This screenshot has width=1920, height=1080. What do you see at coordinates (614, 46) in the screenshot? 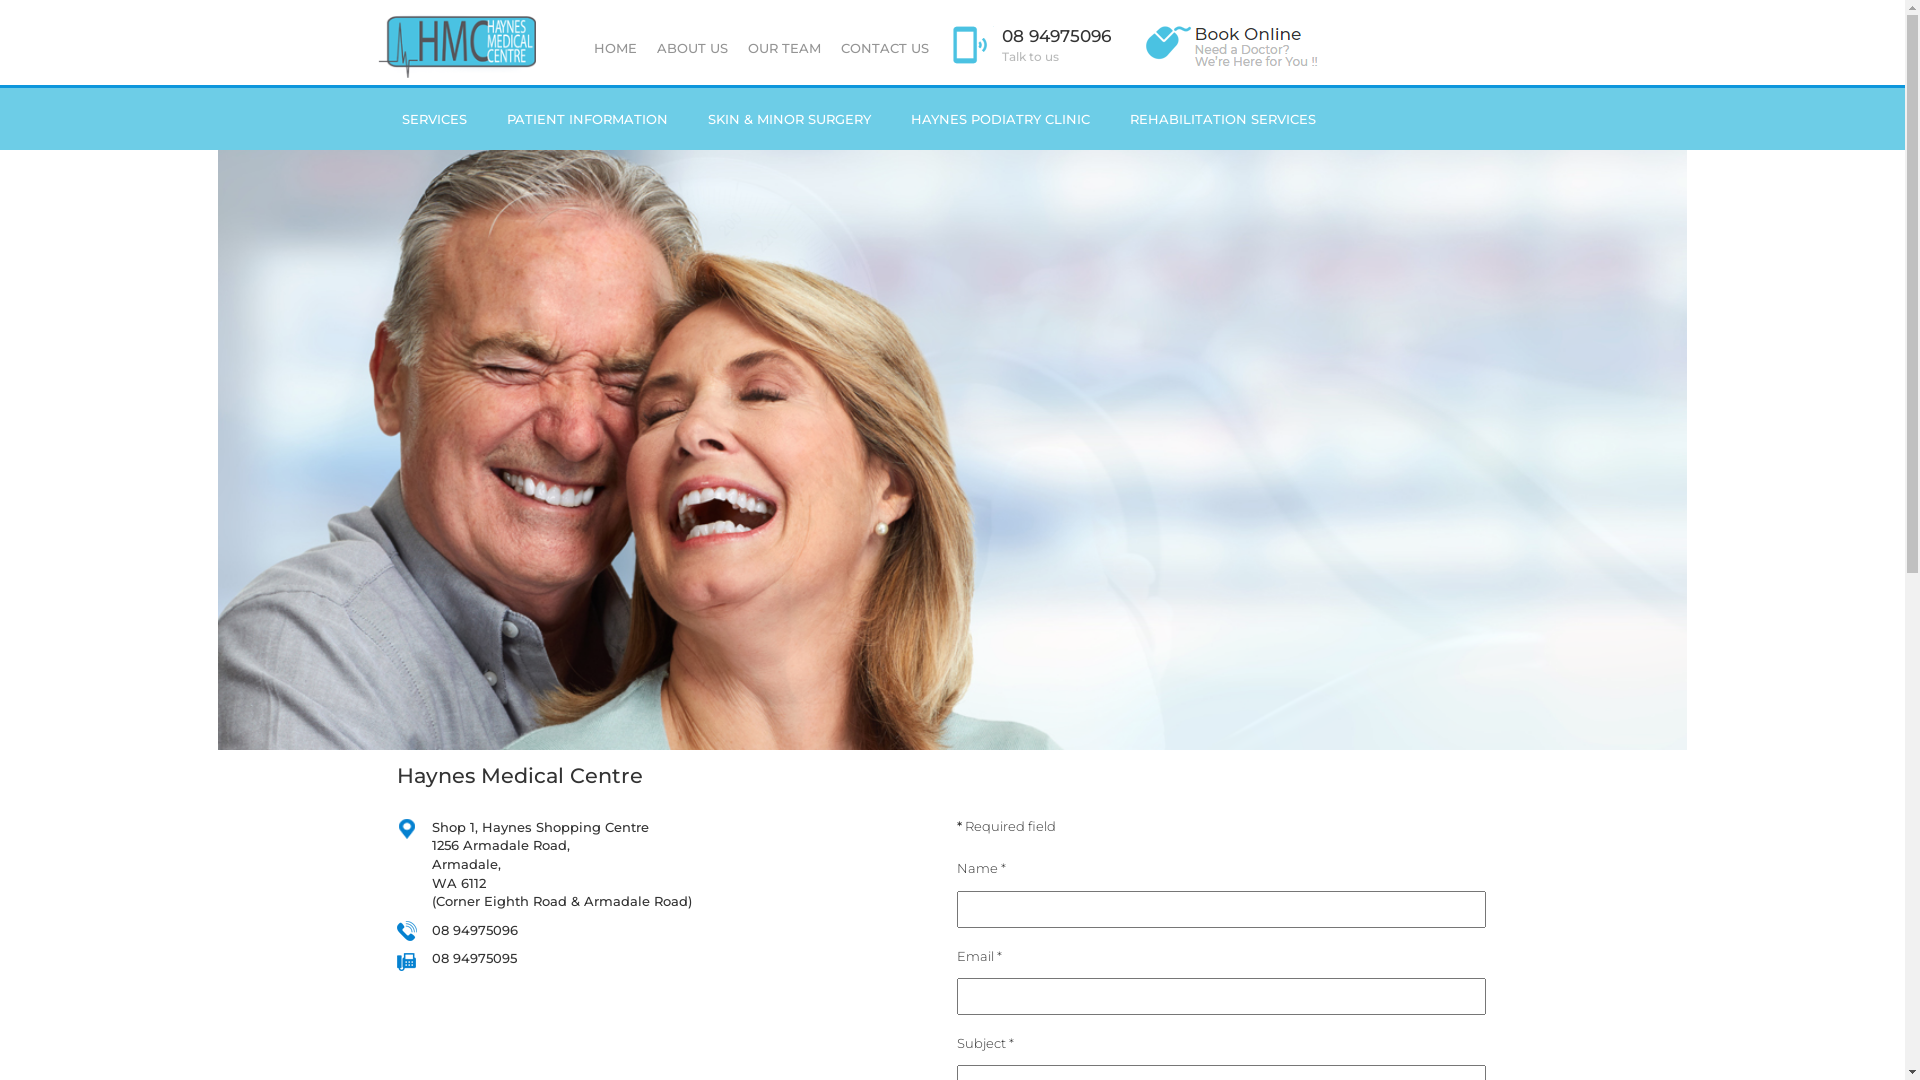
I see `'HOME'` at bounding box center [614, 46].